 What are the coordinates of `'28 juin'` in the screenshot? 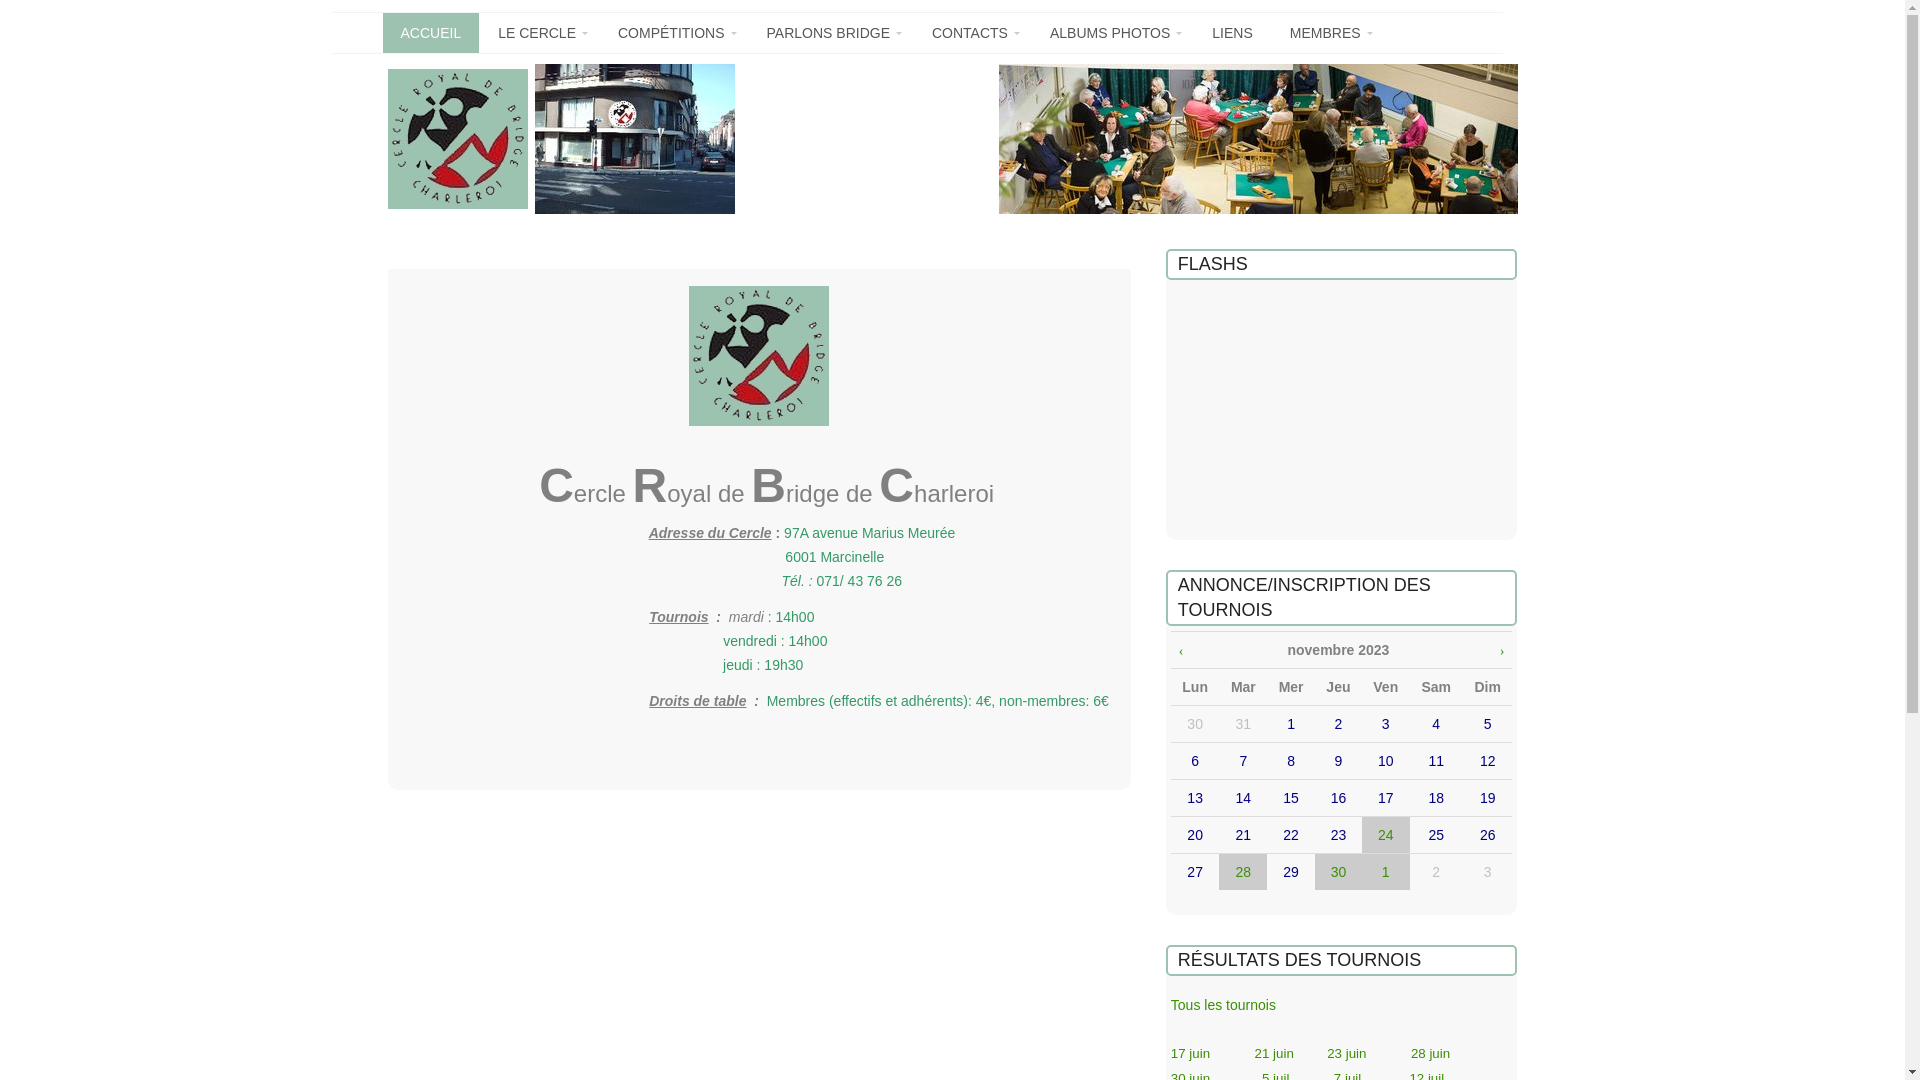 It's located at (1410, 1052).